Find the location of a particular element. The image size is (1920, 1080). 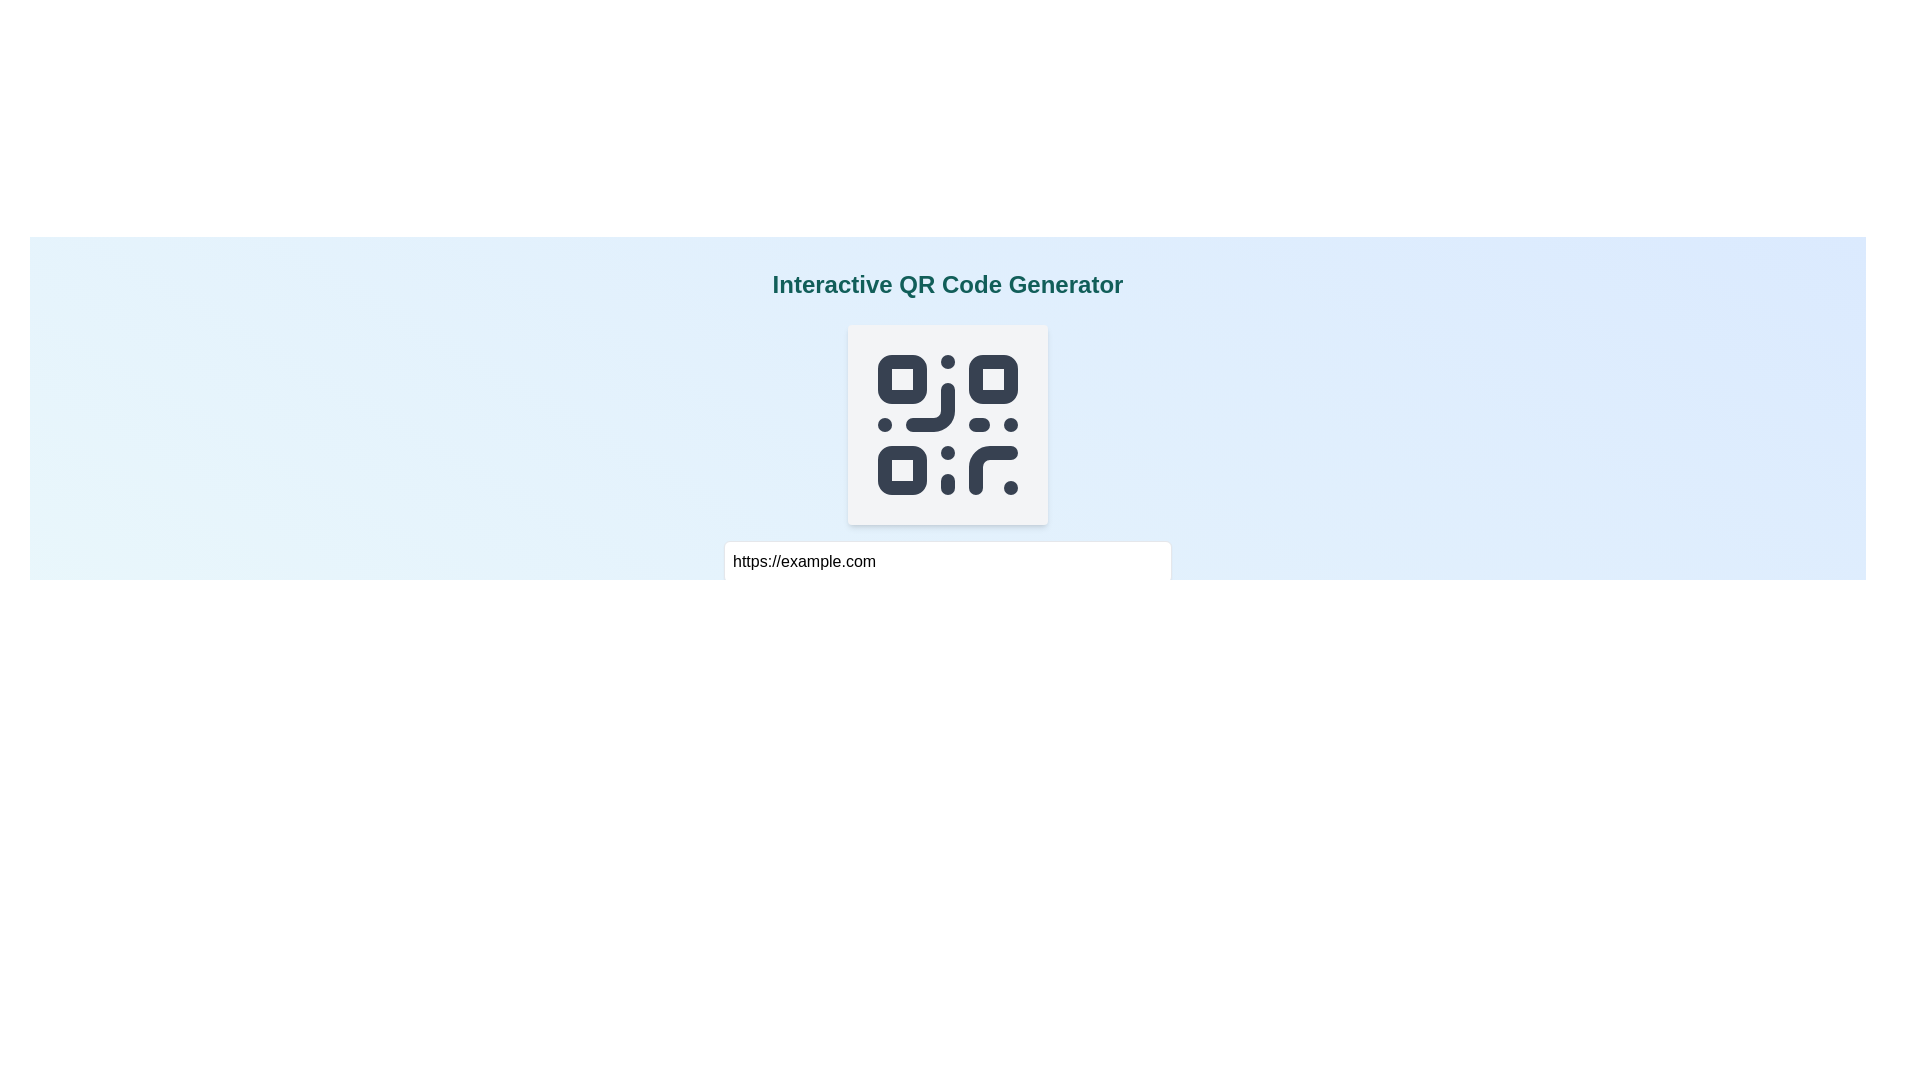

the slider value is located at coordinates (1082, 605).